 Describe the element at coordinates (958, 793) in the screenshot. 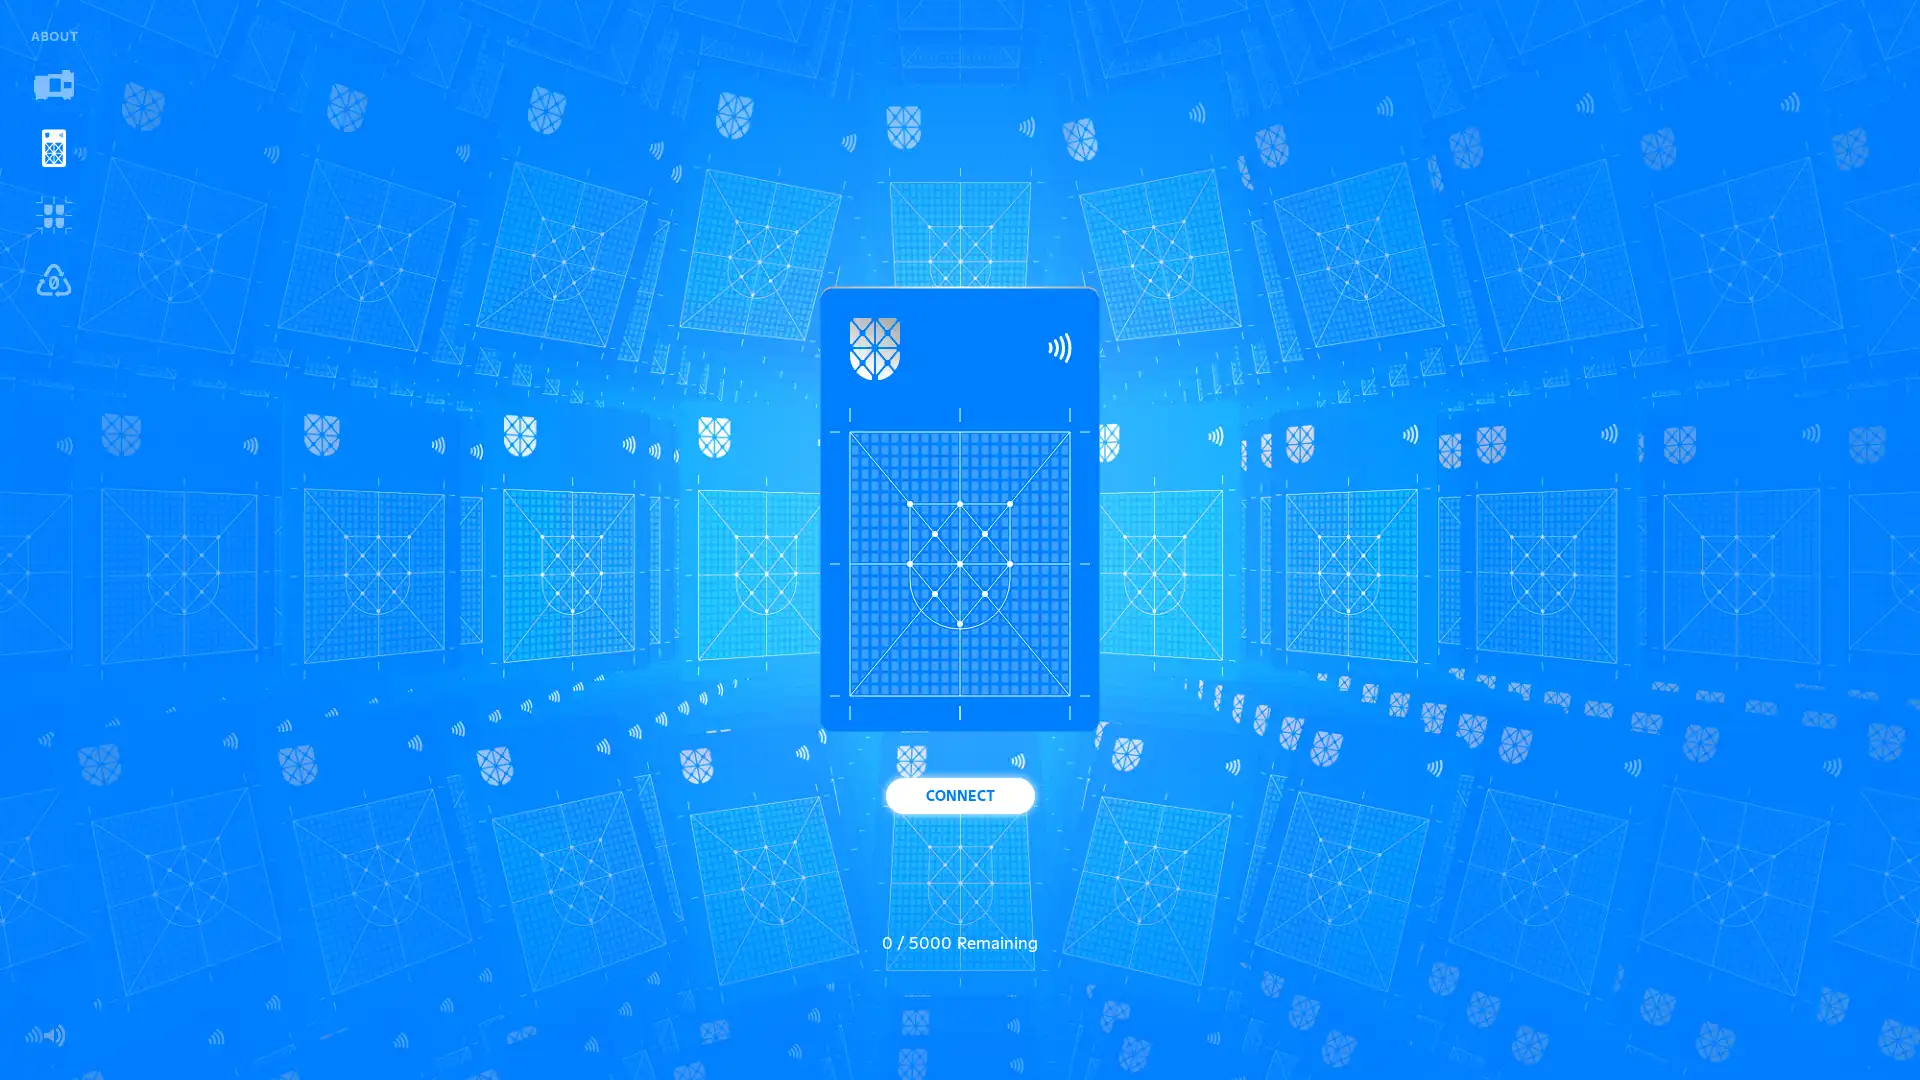

I see `CONNECT` at that location.